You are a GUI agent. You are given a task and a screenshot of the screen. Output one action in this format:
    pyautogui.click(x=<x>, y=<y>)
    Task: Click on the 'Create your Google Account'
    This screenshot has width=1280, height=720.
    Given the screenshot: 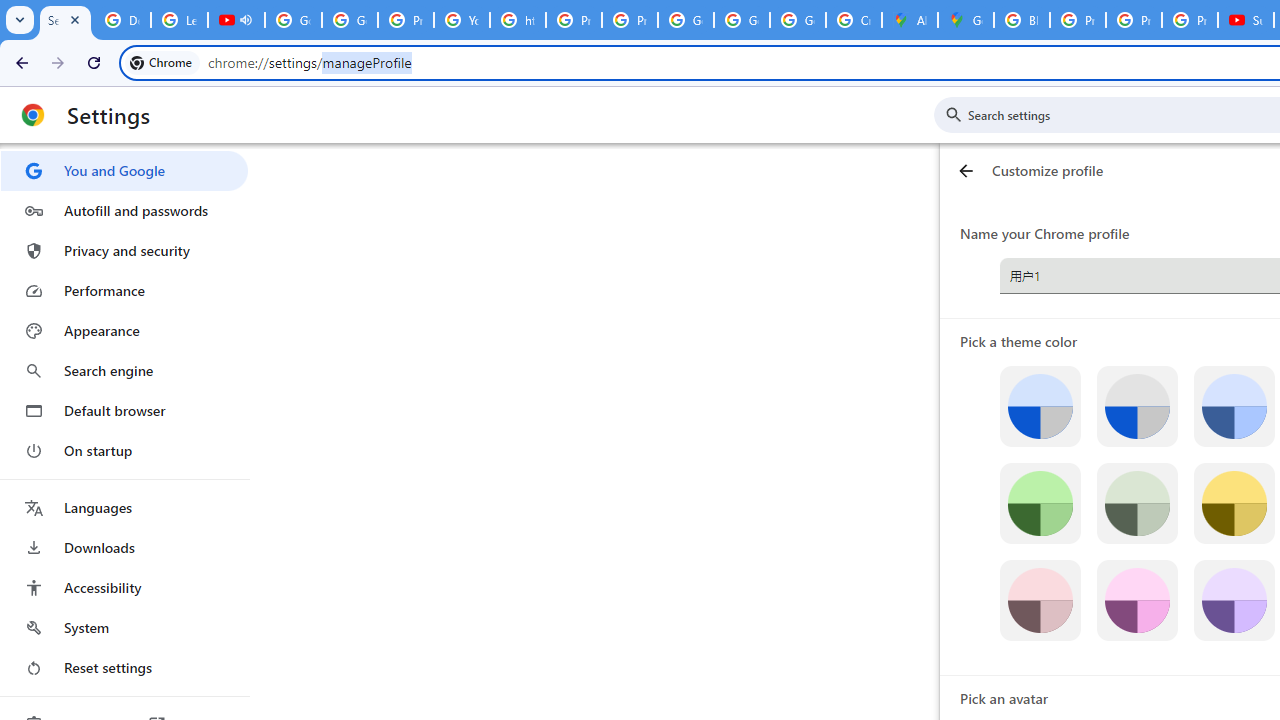 What is the action you would take?
    pyautogui.click(x=853, y=20)
    